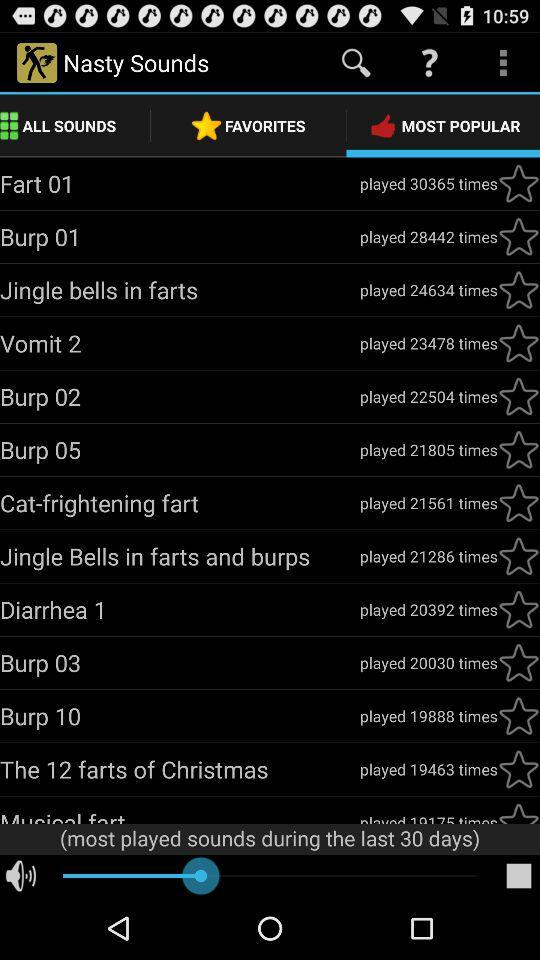  I want to click on to favorite, so click(518, 768).